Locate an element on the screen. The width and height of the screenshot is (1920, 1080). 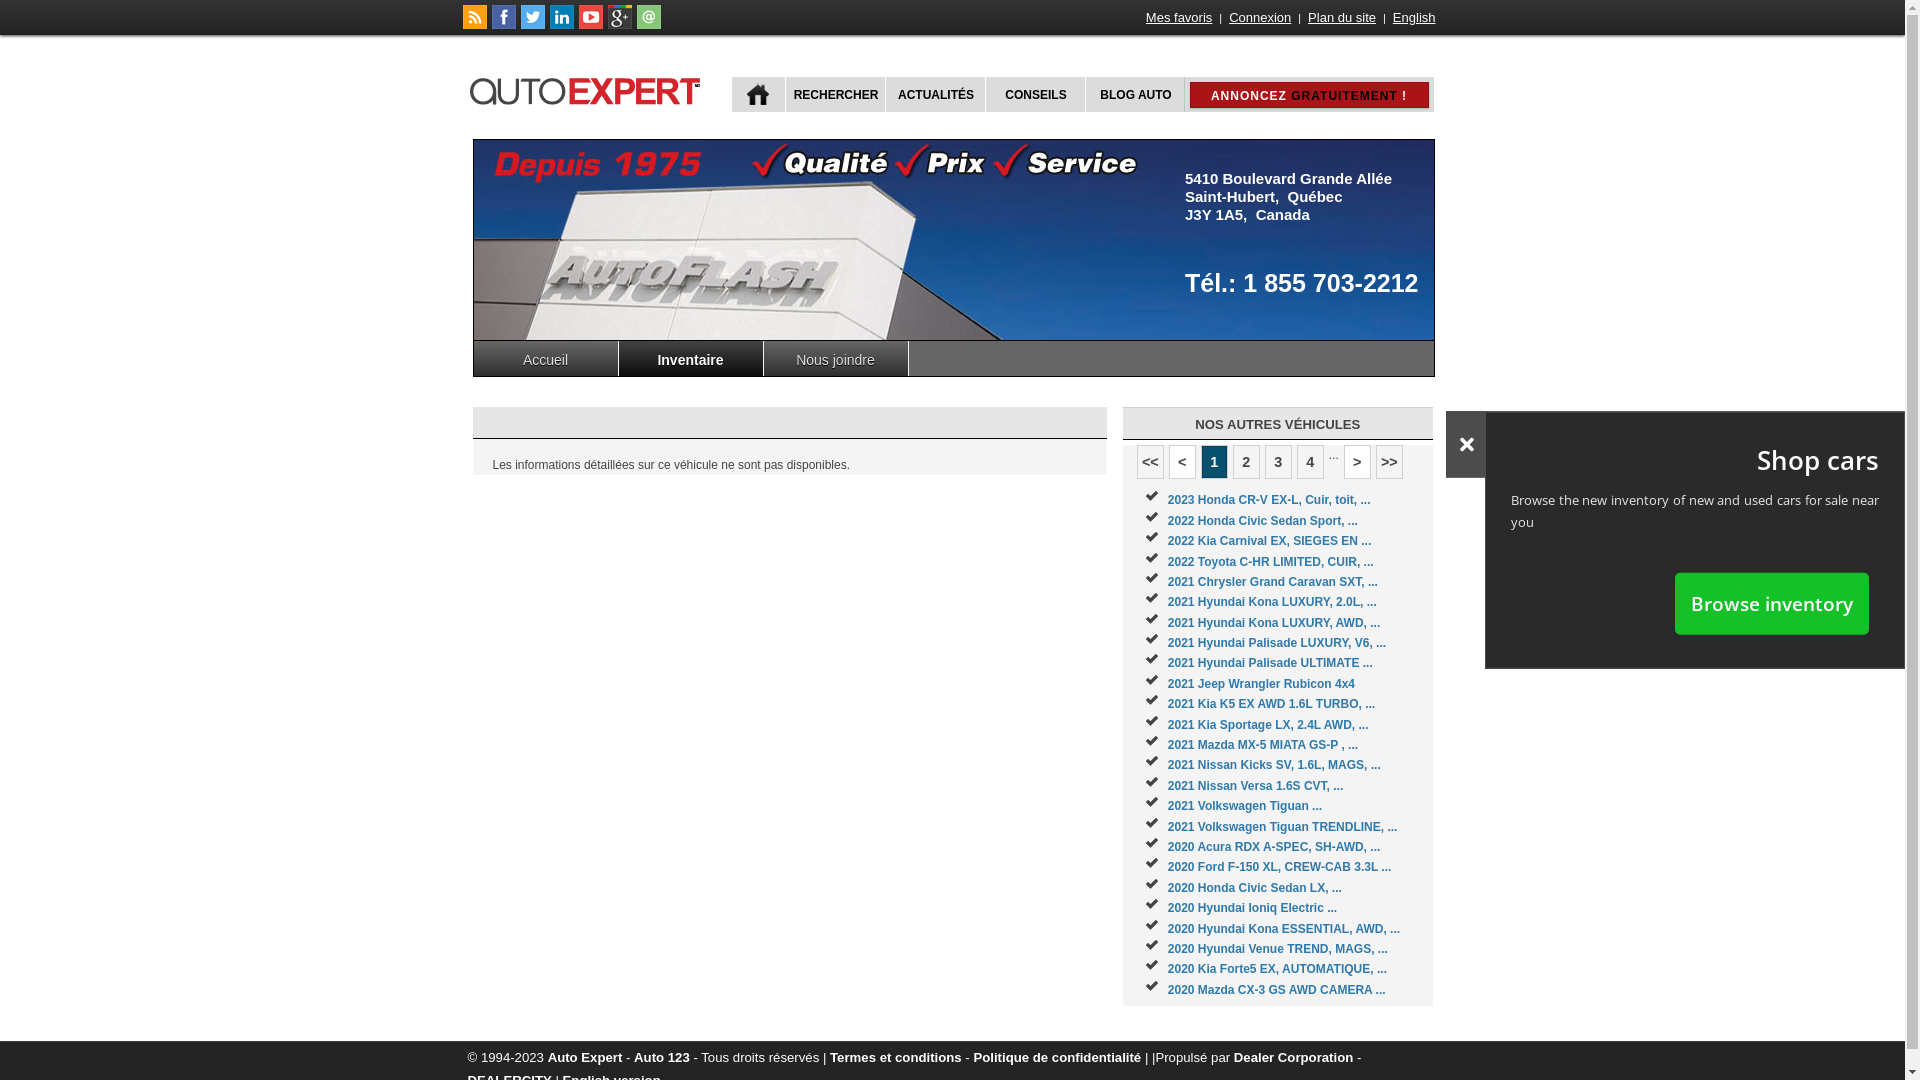
'Dealer Corporation' is located at coordinates (1232, 1056).